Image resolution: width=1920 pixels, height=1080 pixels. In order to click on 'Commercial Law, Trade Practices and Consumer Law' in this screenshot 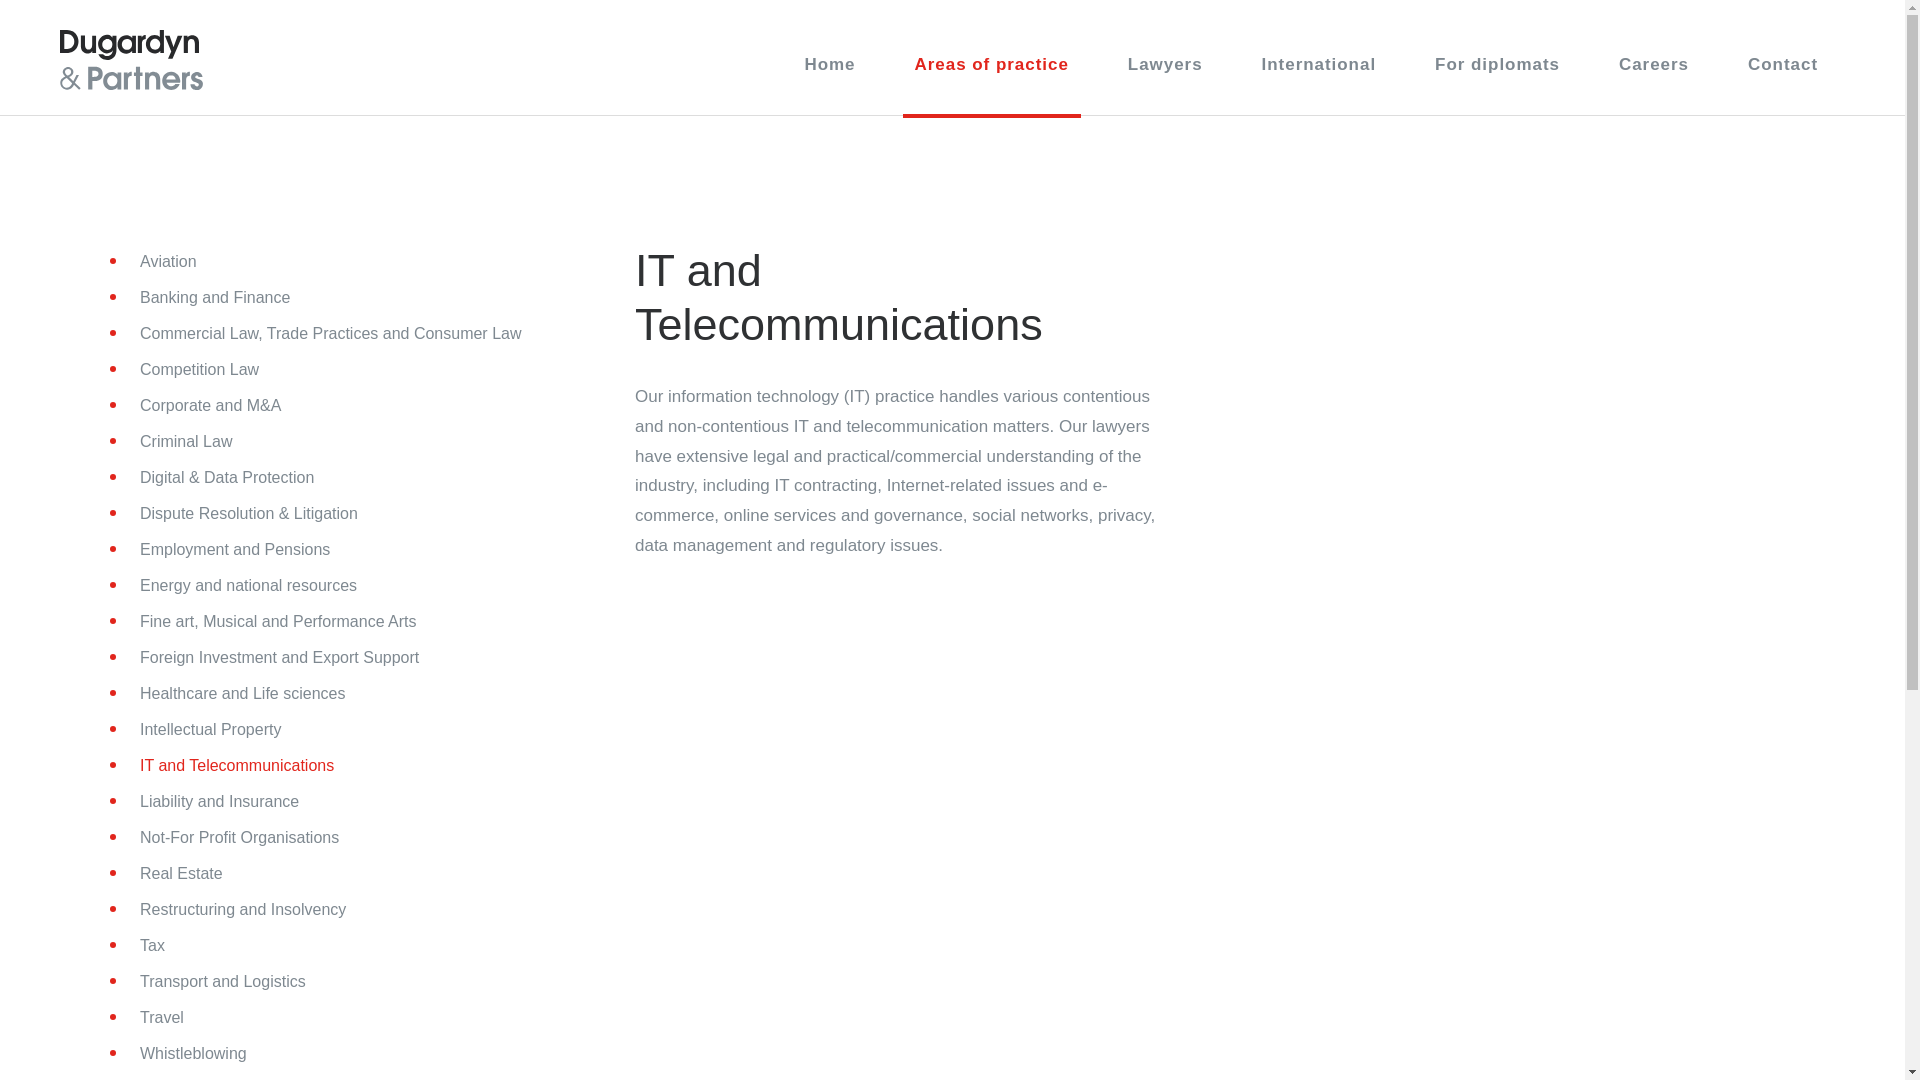, I will do `click(316, 333)`.